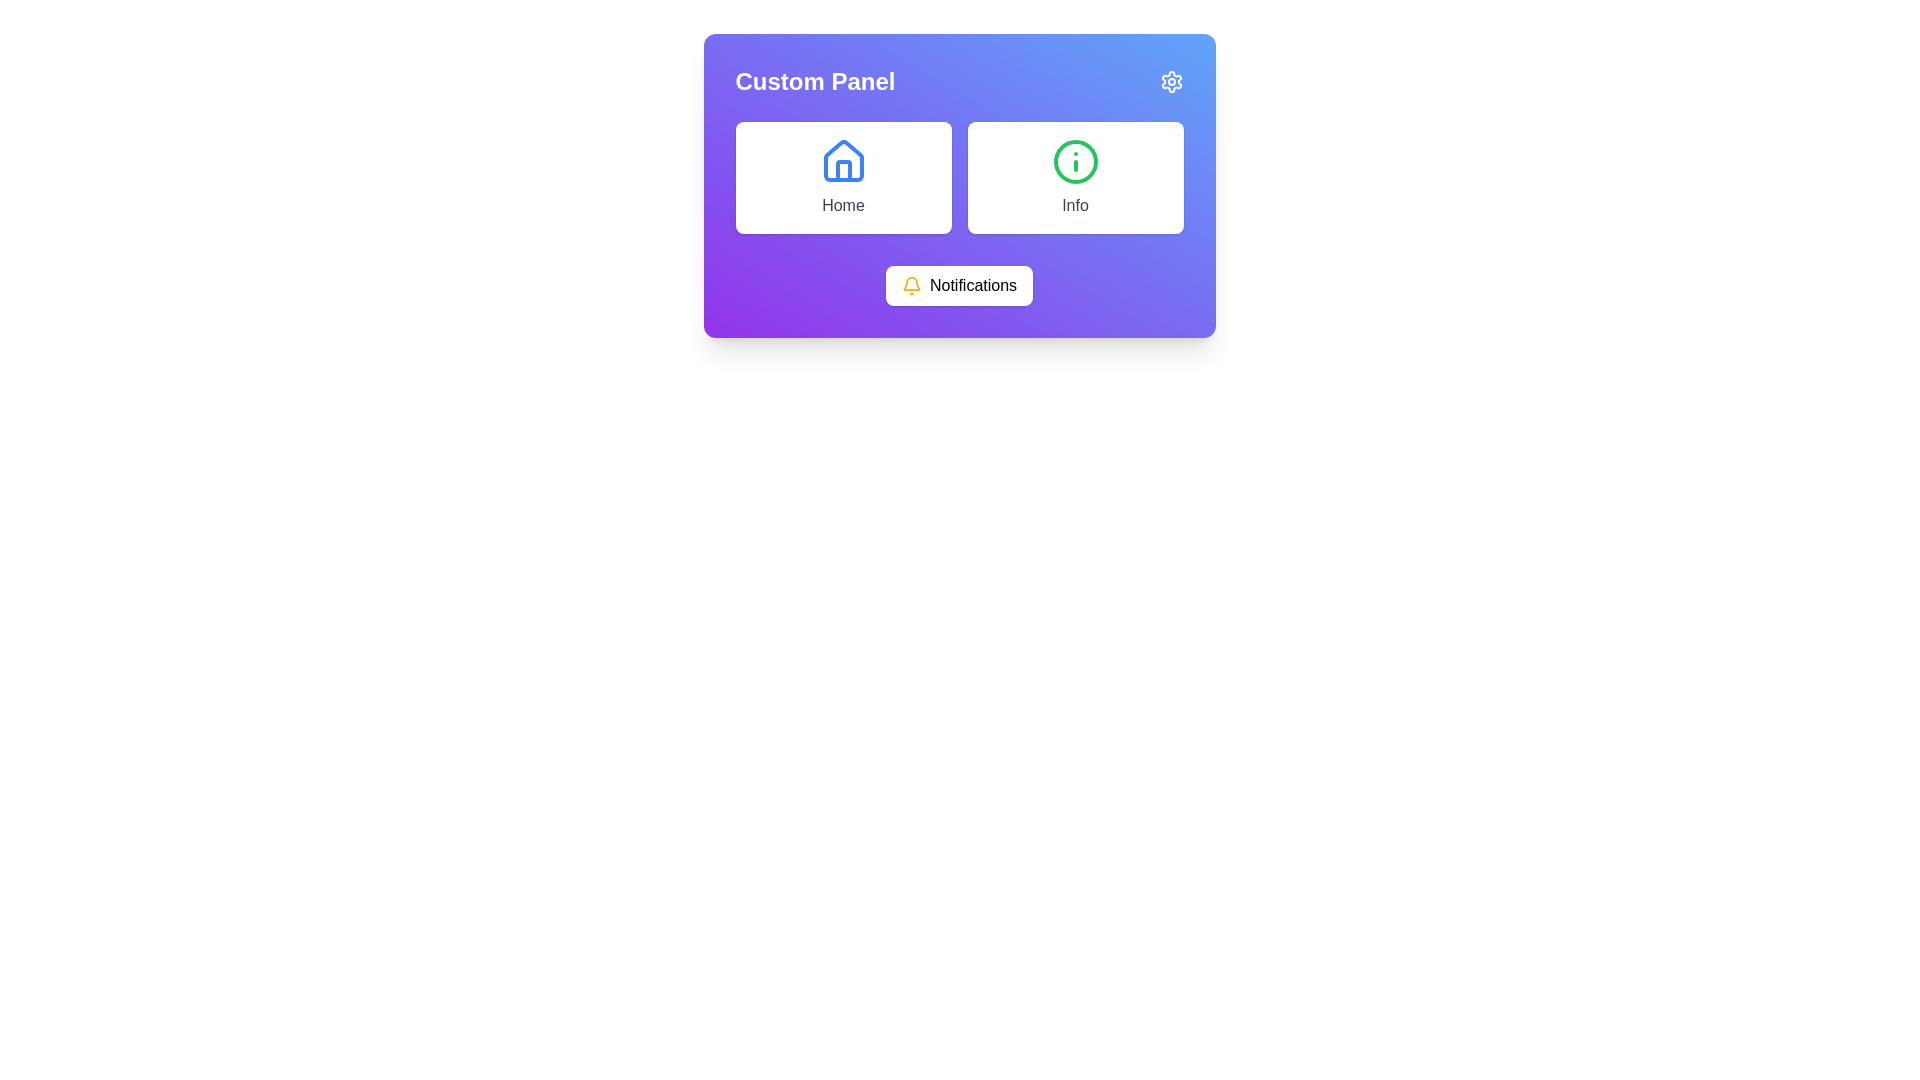 This screenshot has height=1080, width=1920. I want to click on the blue house-shaped icon located above the 'Home' text within a white rectangular card on the left side of the panel, so click(843, 161).